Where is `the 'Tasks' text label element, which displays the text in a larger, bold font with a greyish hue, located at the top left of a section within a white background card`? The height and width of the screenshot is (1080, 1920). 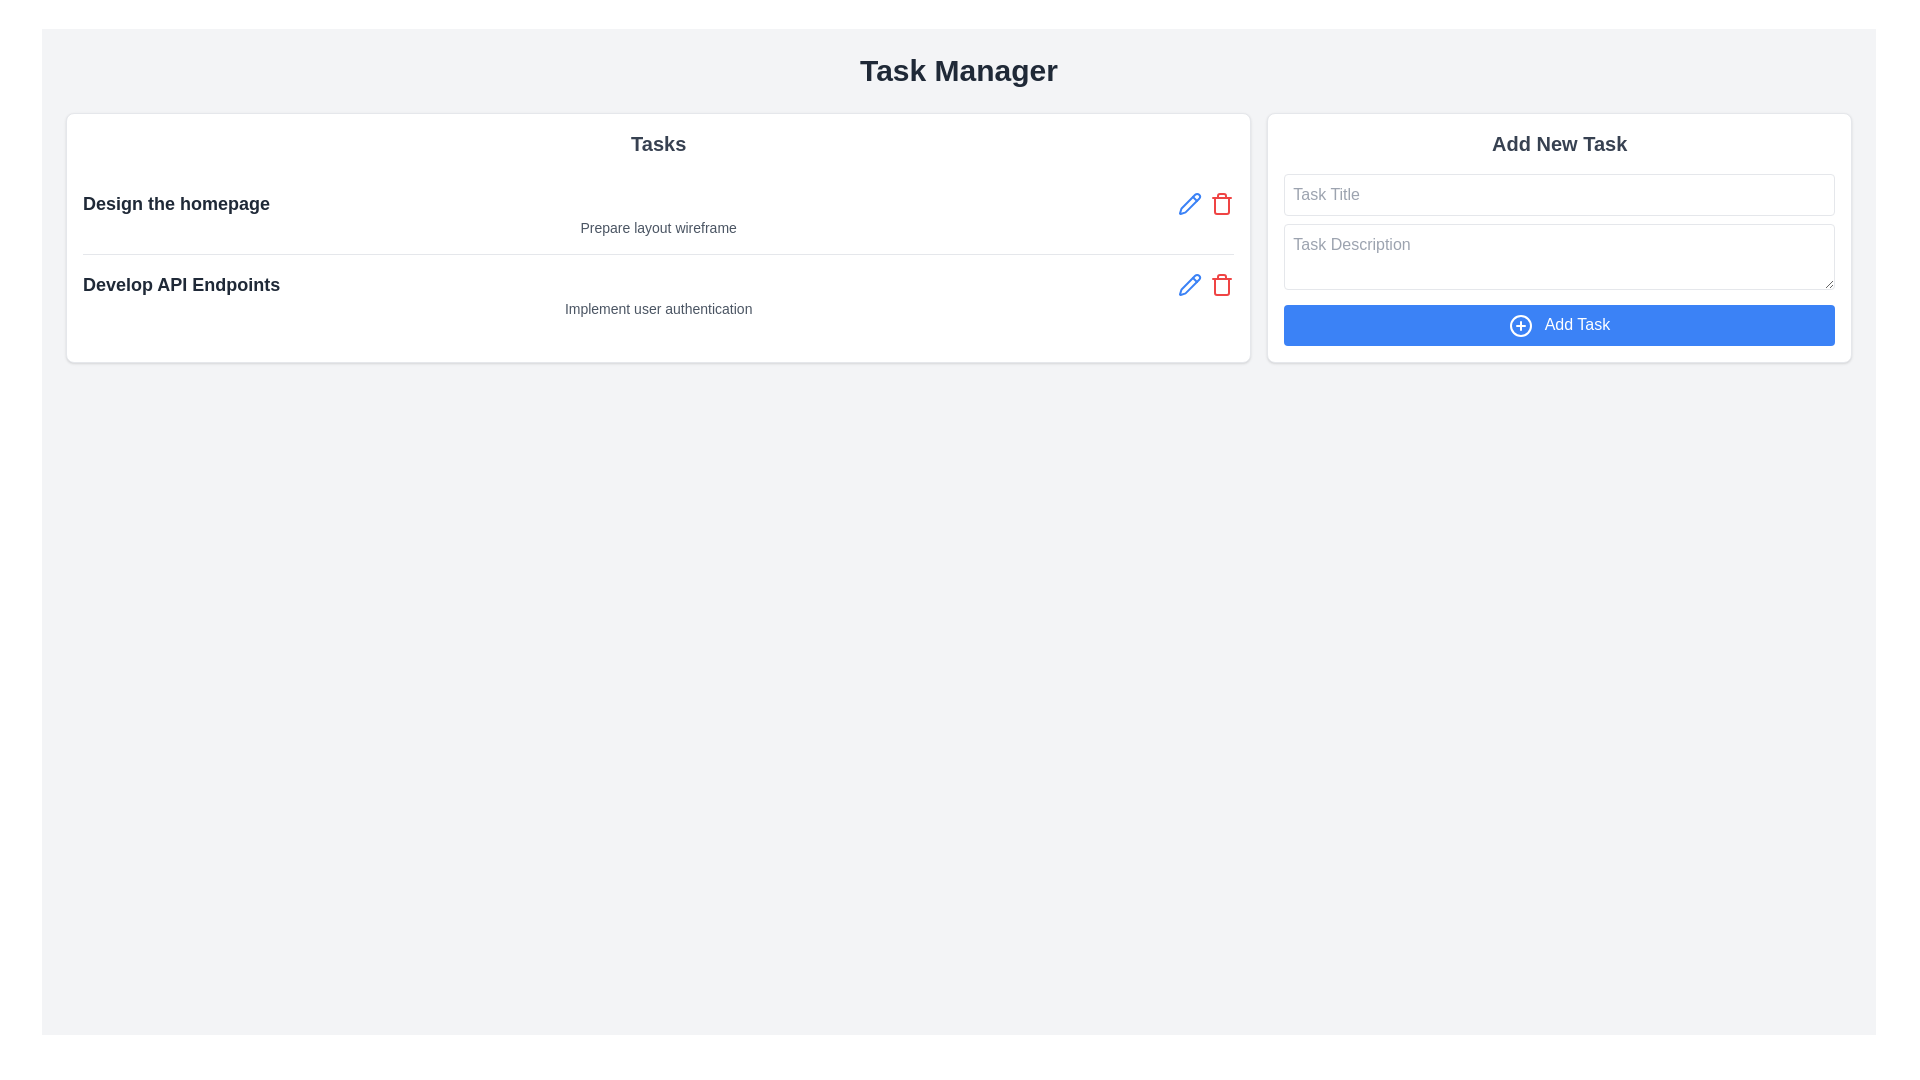 the 'Tasks' text label element, which displays the text in a larger, bold font with a greyish hue, located at the top left of a section within a white background card is located at coordinates (658, 142).